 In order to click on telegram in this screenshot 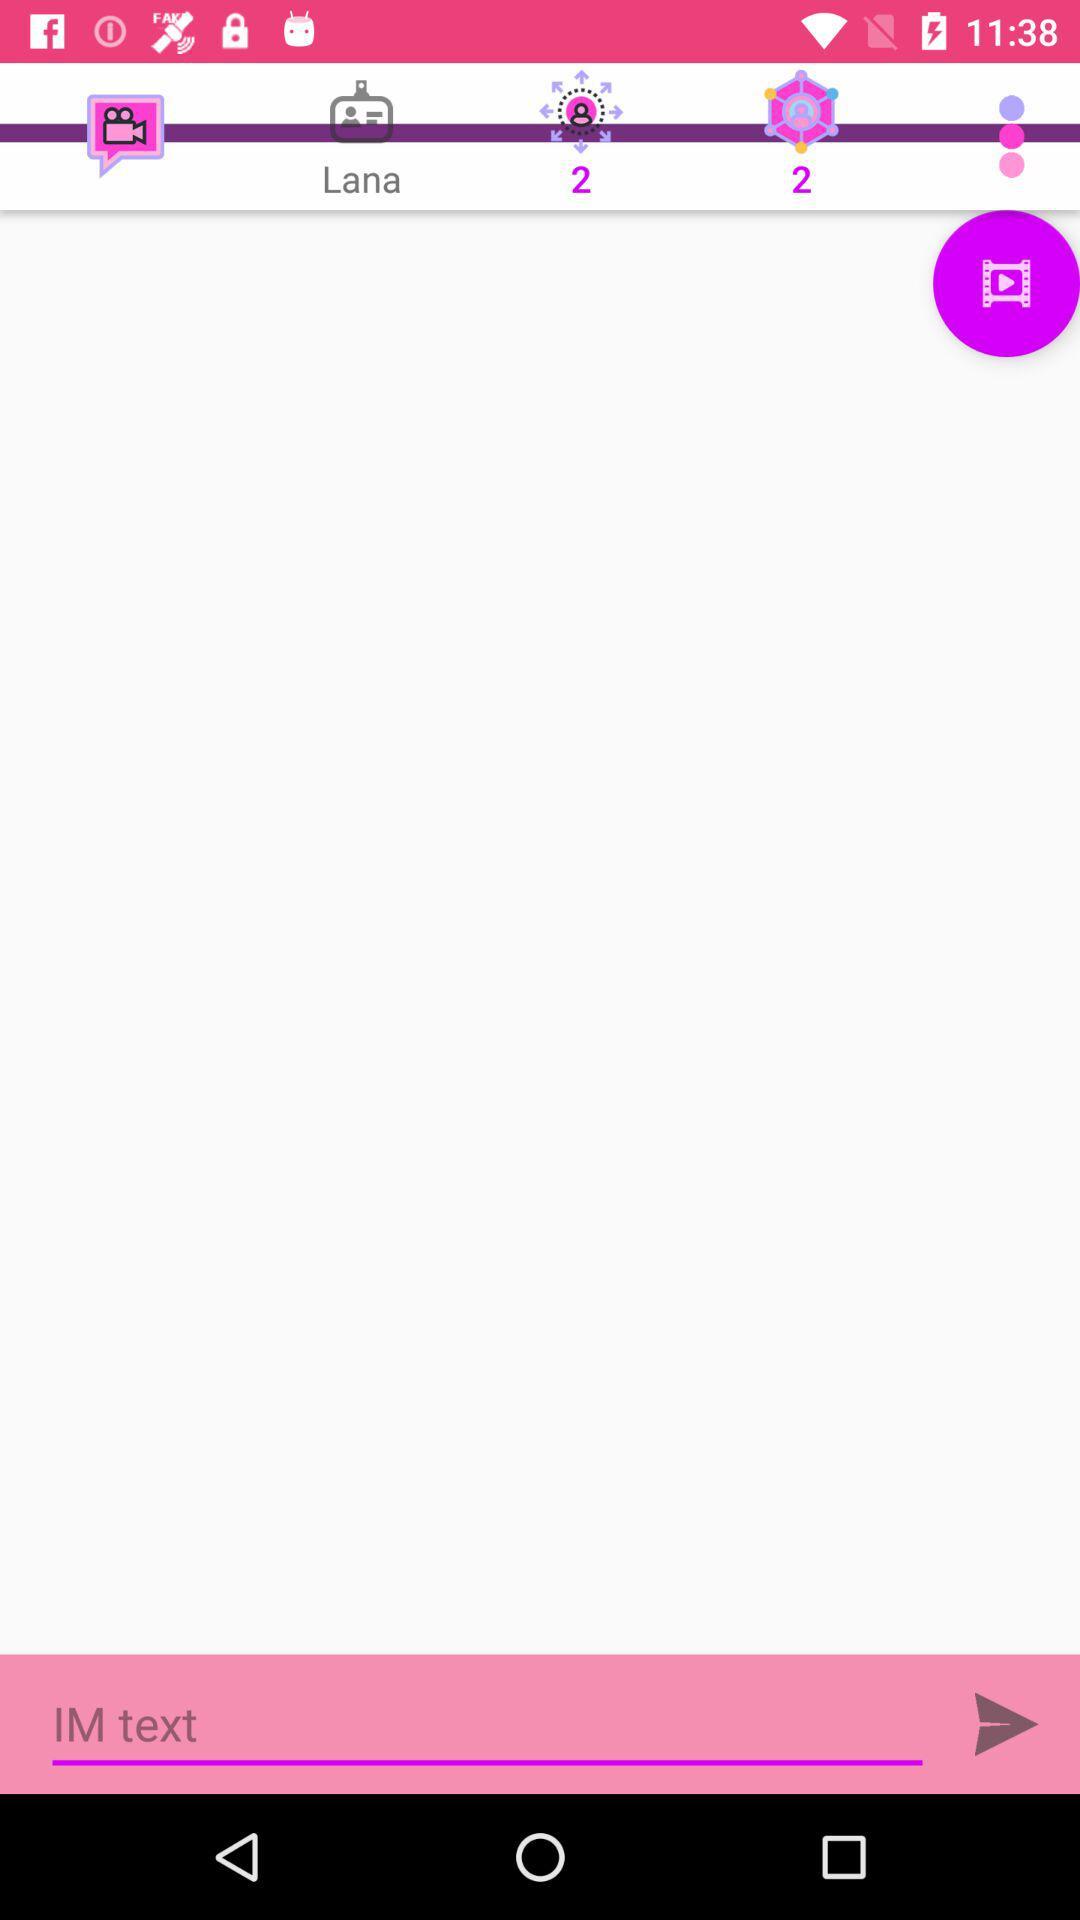, I will do `click(1006, 1723)`.